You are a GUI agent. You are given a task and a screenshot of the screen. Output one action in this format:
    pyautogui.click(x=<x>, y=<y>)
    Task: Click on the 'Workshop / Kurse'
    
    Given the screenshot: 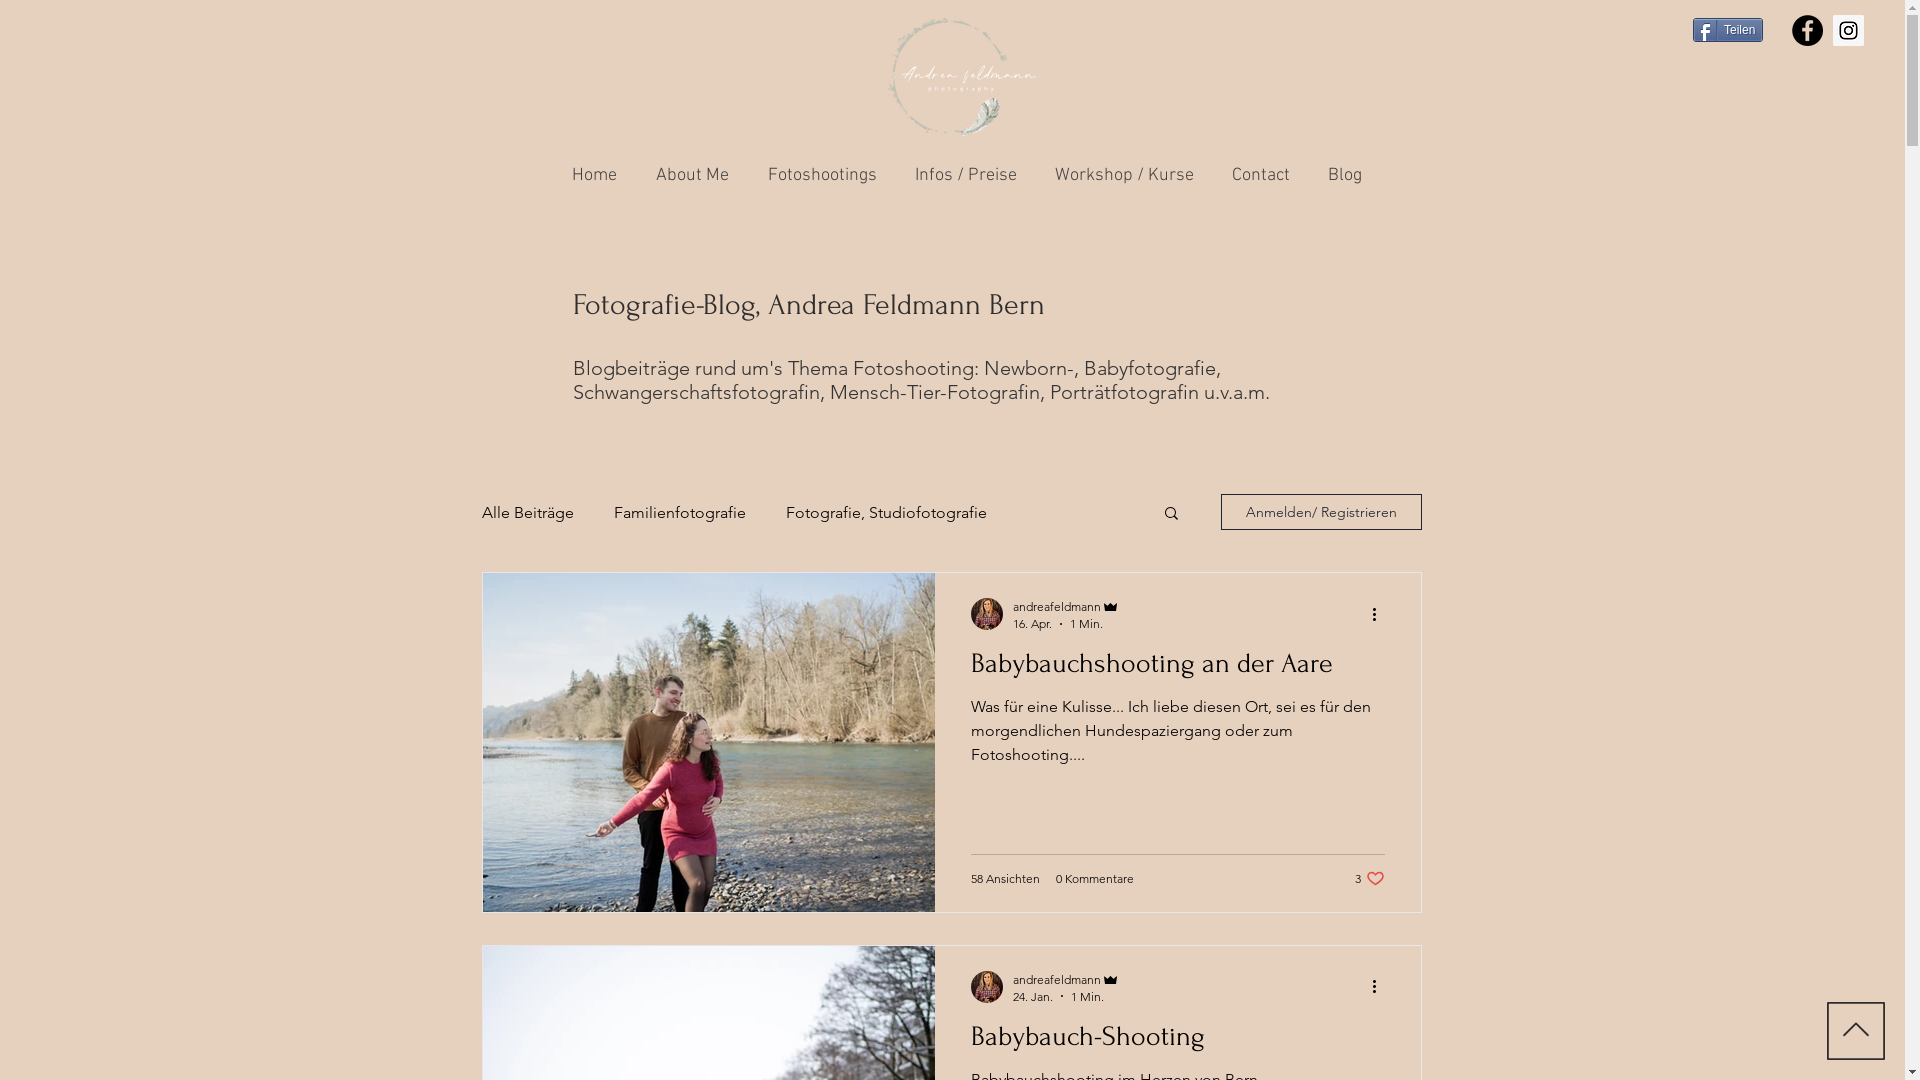 What is the action you would take?
    pyautogui.click(x=1120, y=174)
    